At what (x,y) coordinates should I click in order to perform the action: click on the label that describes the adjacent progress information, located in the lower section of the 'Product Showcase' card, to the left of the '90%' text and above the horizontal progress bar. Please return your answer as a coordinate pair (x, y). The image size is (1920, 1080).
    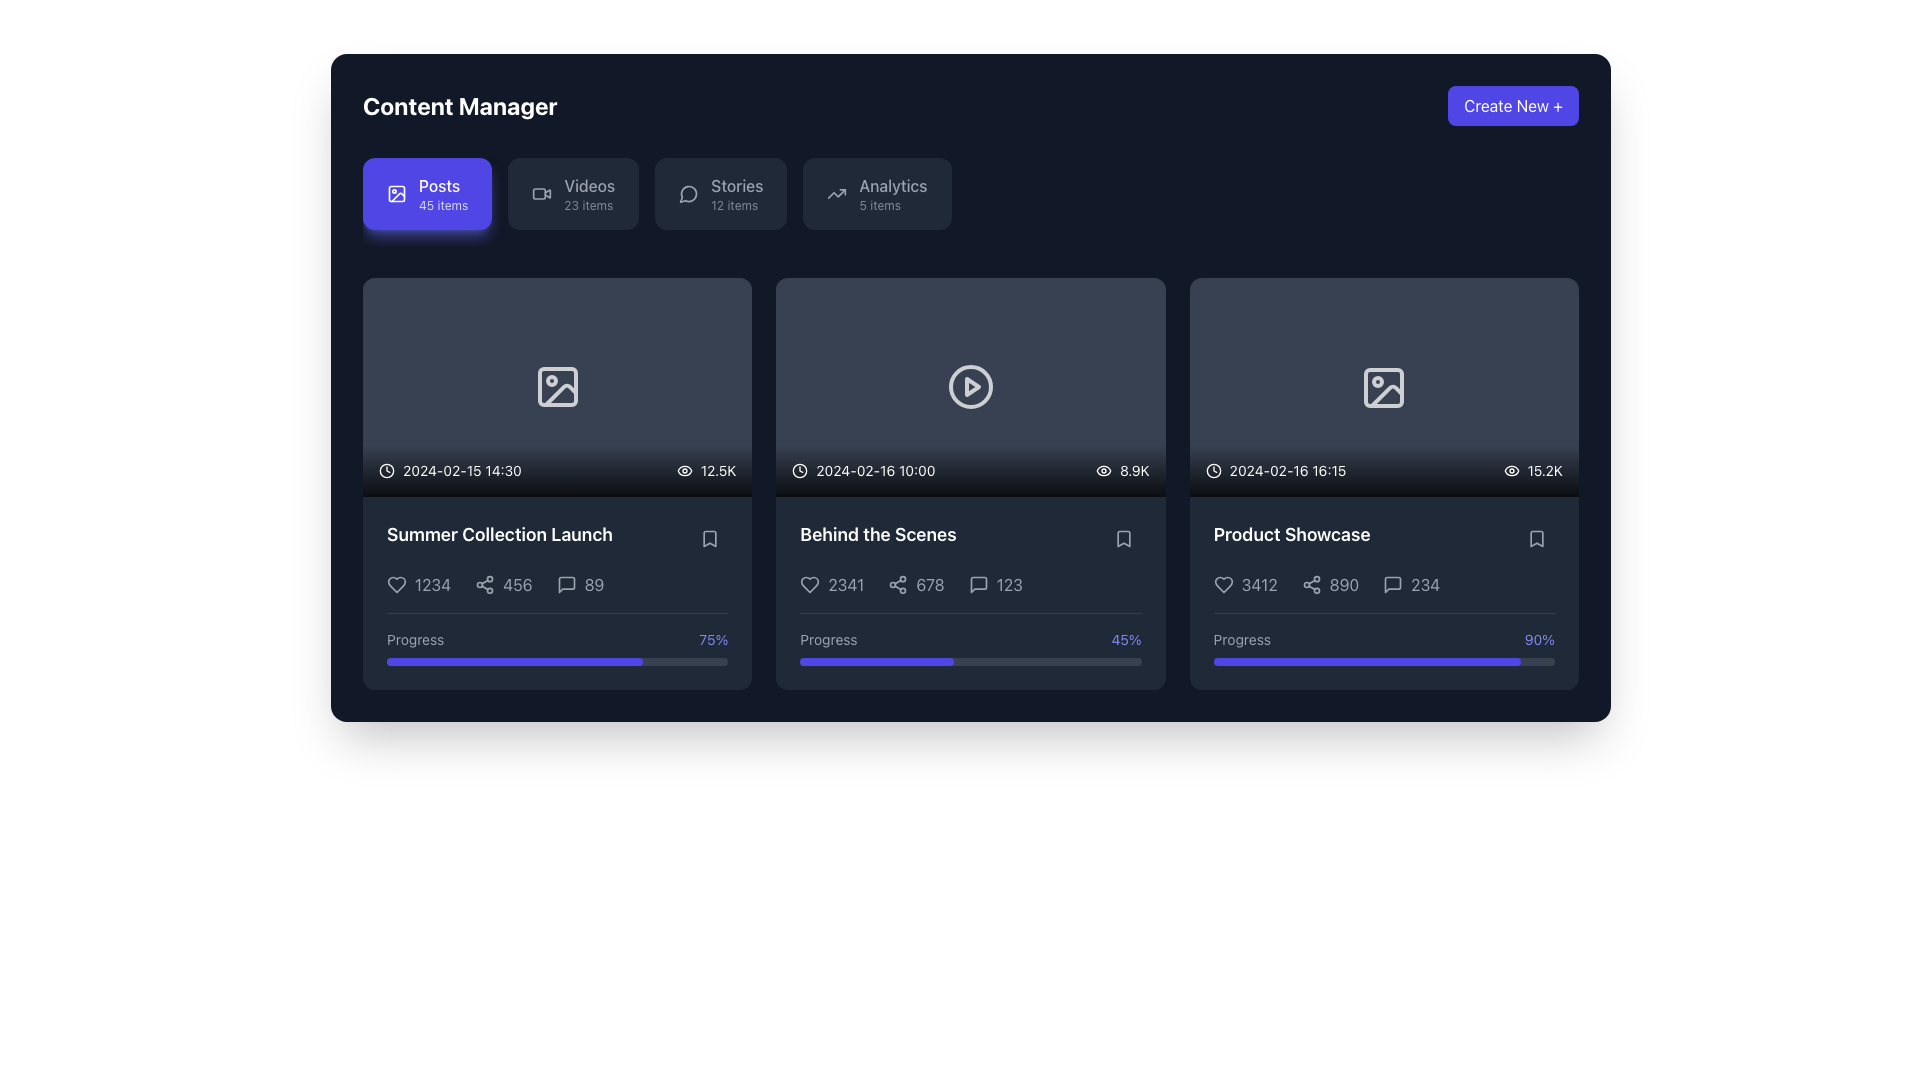
    Looking at the image, I should click on (1241, 640).